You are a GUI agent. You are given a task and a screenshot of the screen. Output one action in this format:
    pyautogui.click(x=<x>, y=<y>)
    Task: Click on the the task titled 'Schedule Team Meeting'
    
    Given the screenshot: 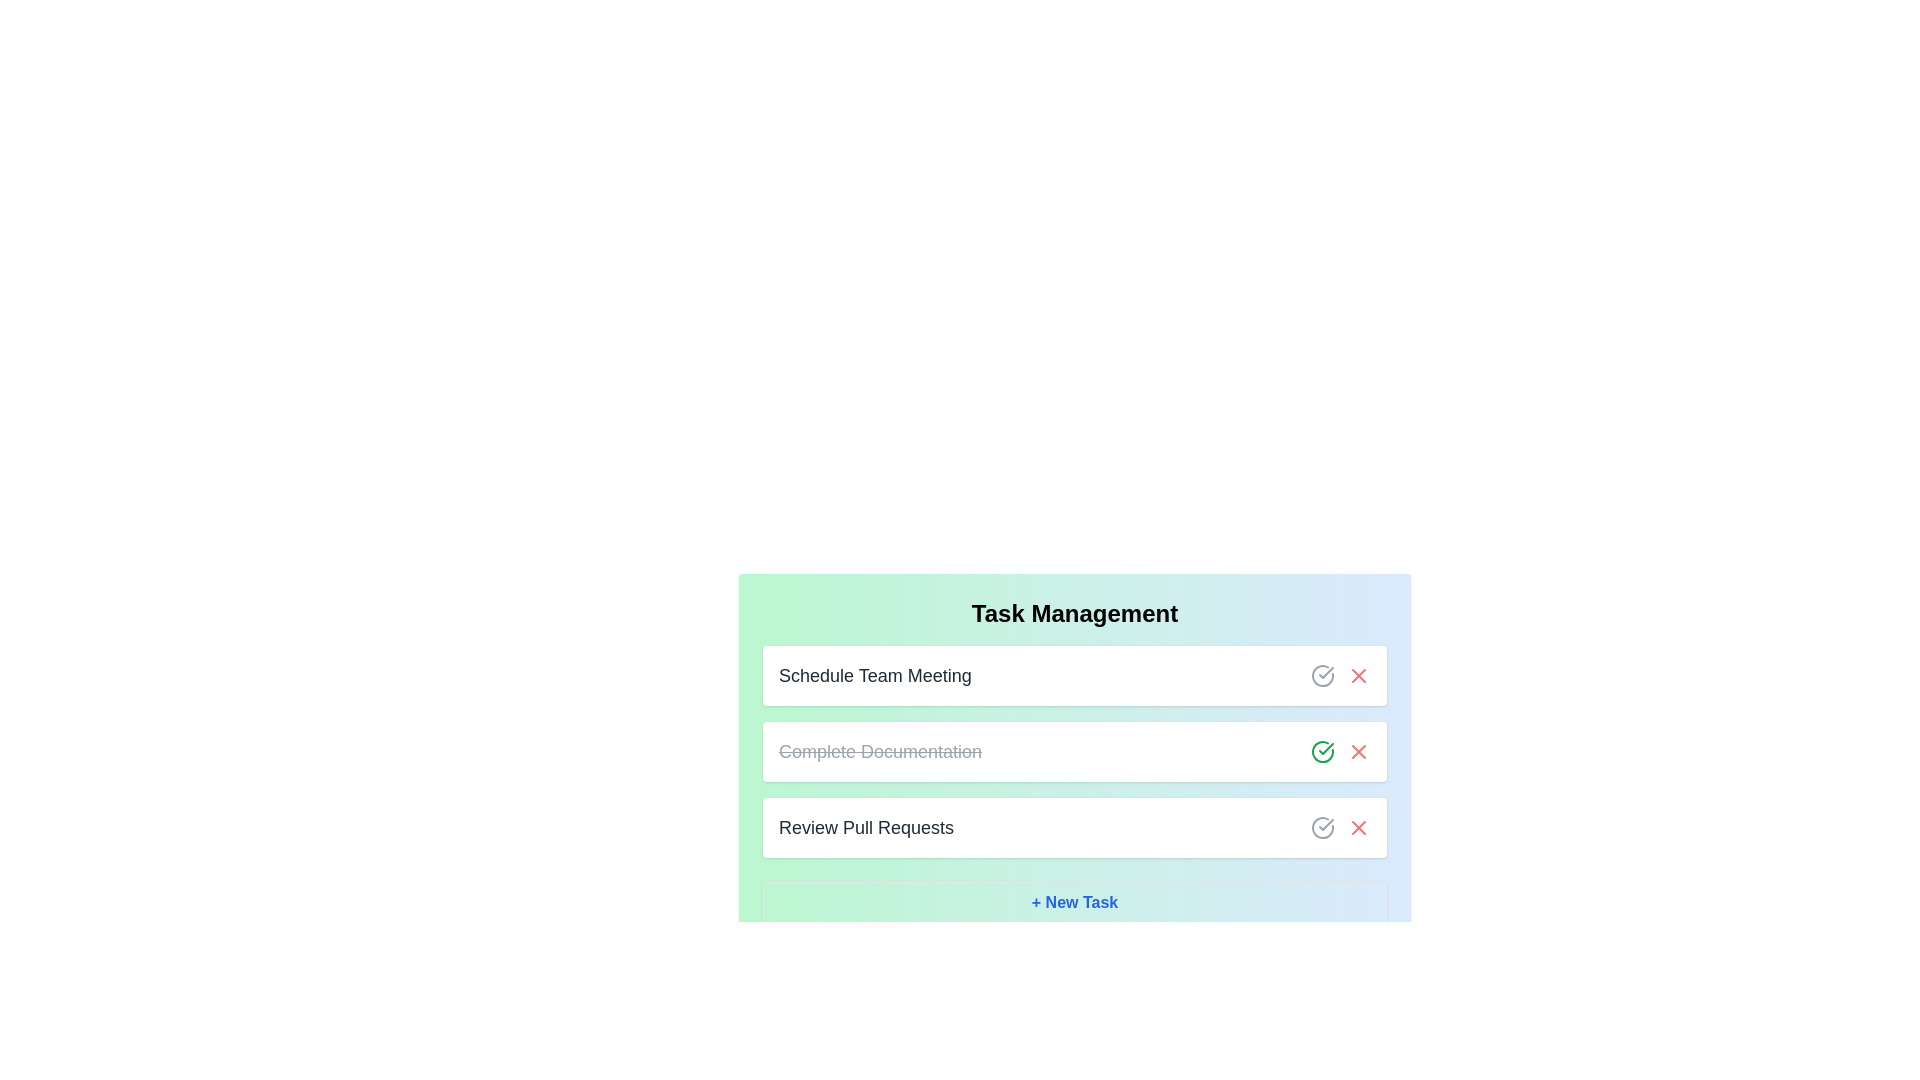 What is the action you would take?
    pyautogui.click(x=874, y=675)
    